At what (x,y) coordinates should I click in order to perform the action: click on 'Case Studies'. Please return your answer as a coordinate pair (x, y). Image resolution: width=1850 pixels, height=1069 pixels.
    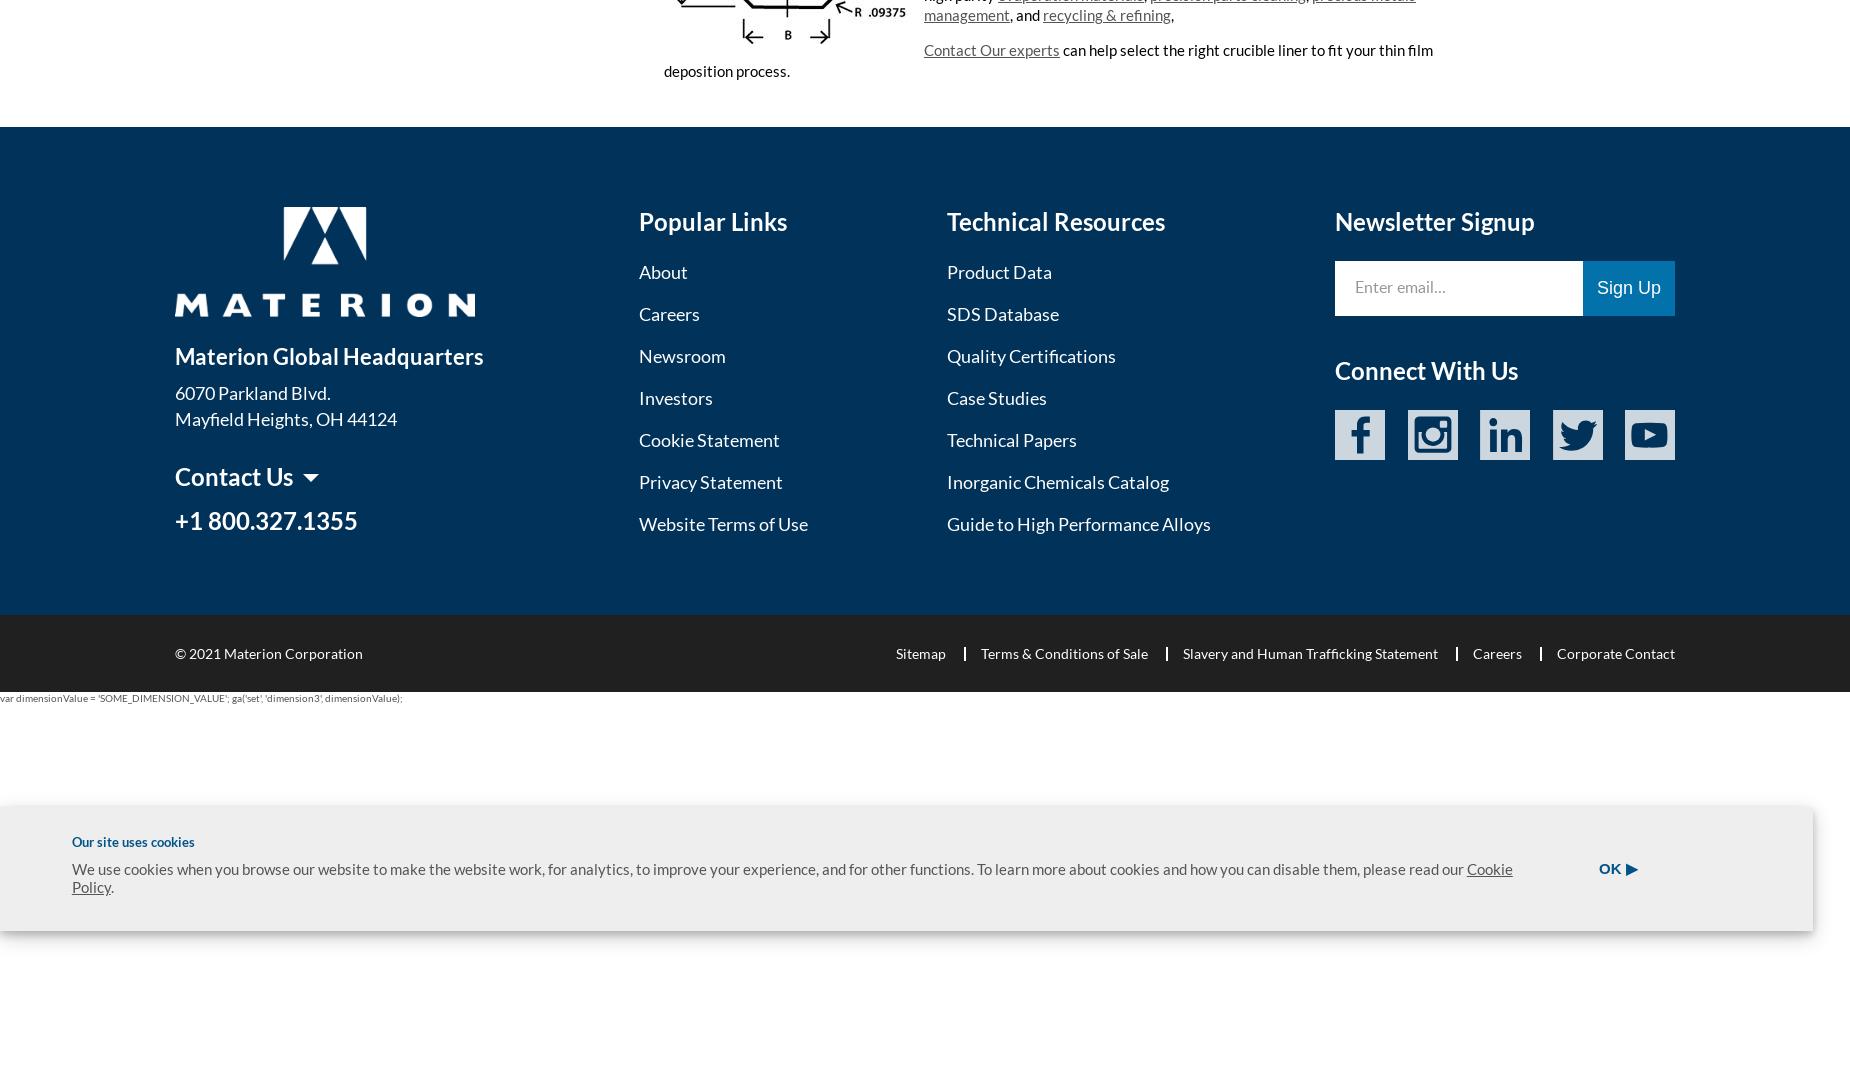
    Looking at the image, I should click on (995, 397).